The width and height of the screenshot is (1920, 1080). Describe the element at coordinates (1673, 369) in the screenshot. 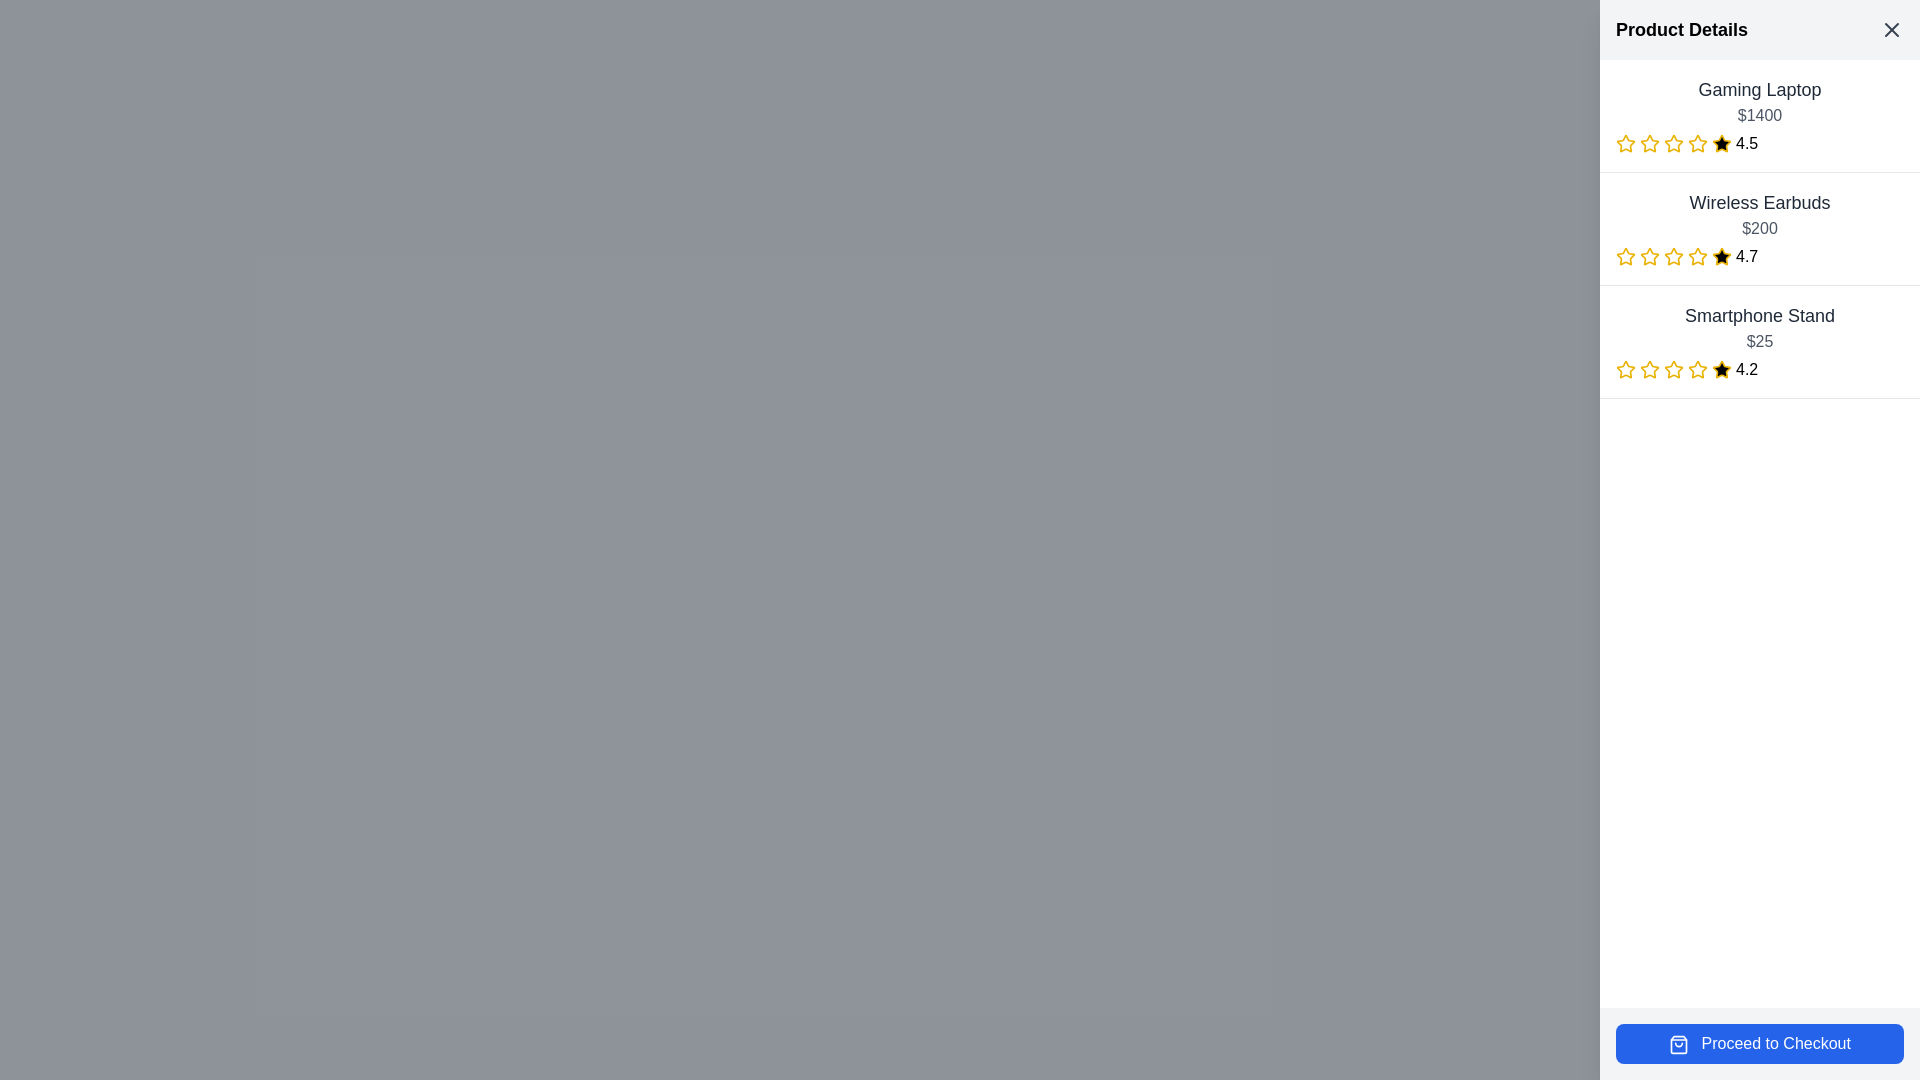

I see `the golden outlined star-shaped icon used for rating in the rating section of the 'Smartphone Stand' product entry, located under the third product in the right-hand panel` at that location.